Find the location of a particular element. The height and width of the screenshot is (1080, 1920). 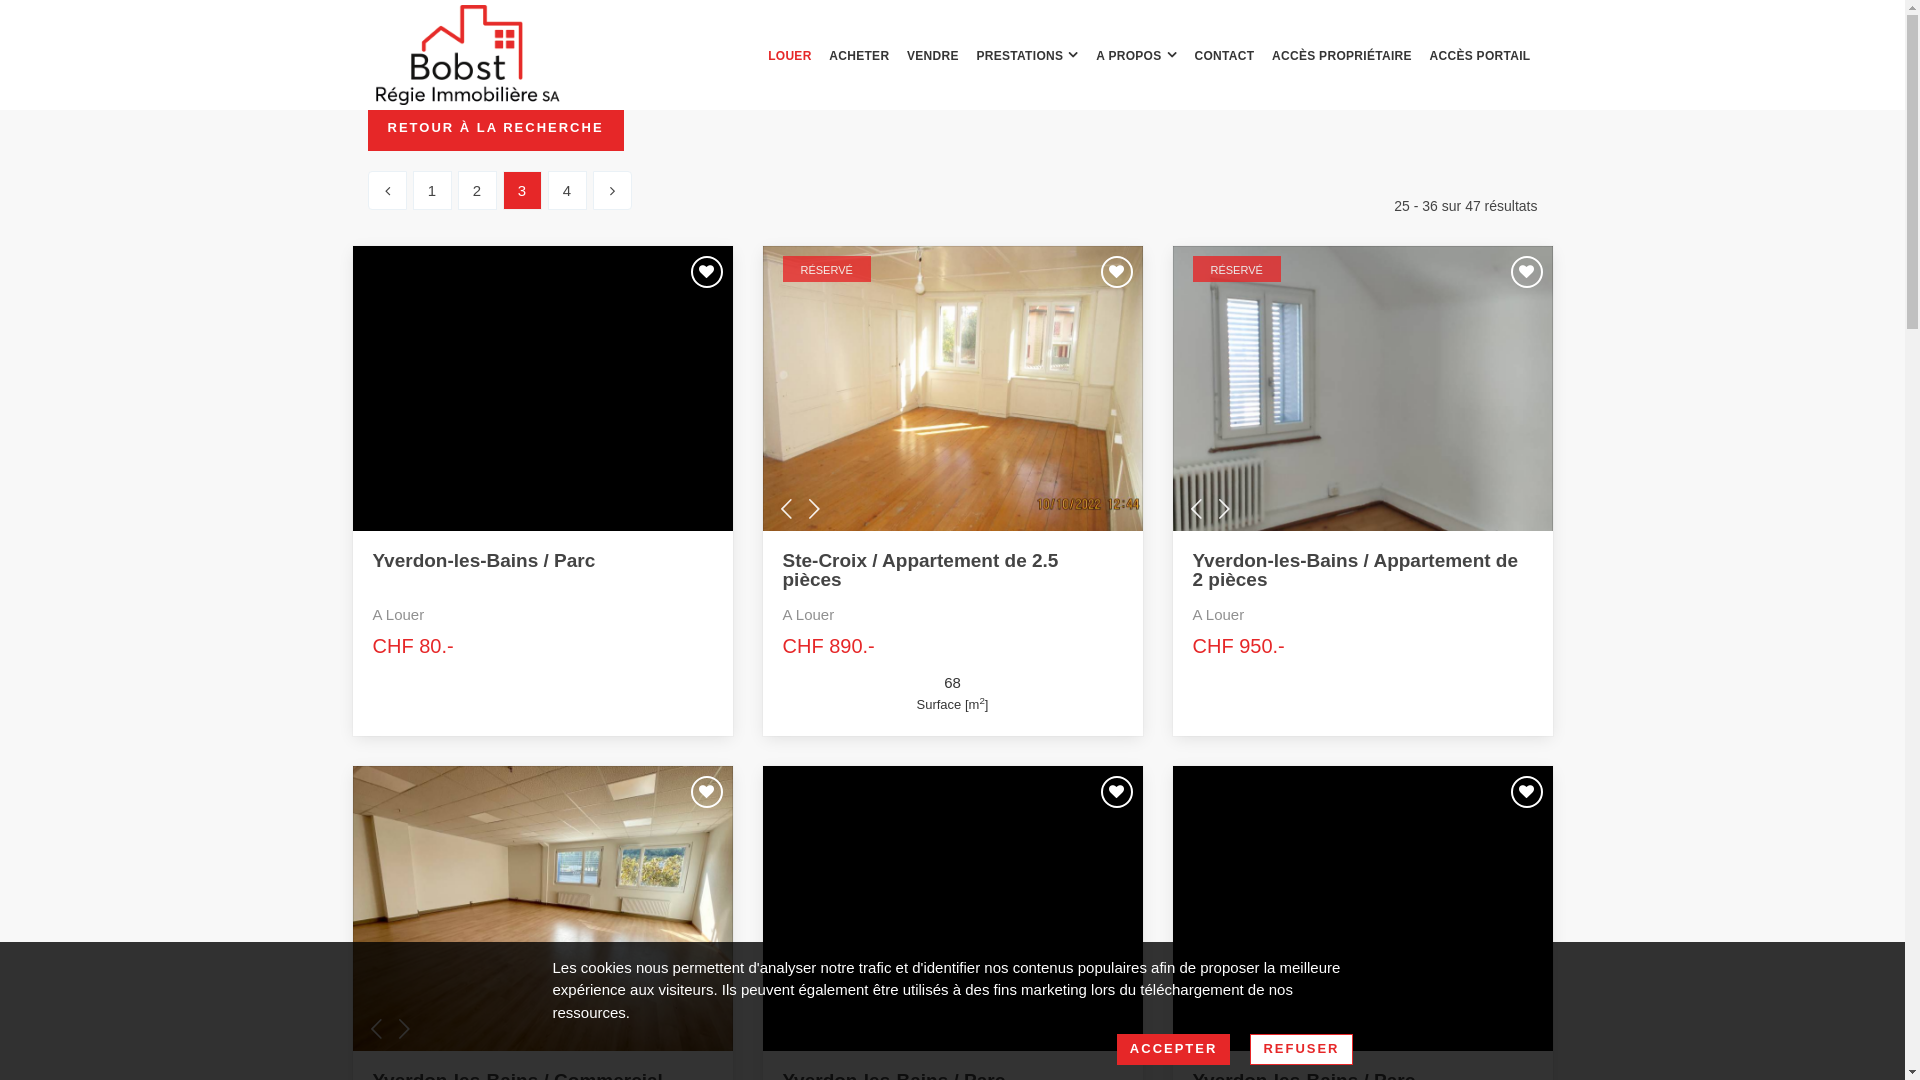

'ACCEPTER' is located at coordinates (1174, 1048).